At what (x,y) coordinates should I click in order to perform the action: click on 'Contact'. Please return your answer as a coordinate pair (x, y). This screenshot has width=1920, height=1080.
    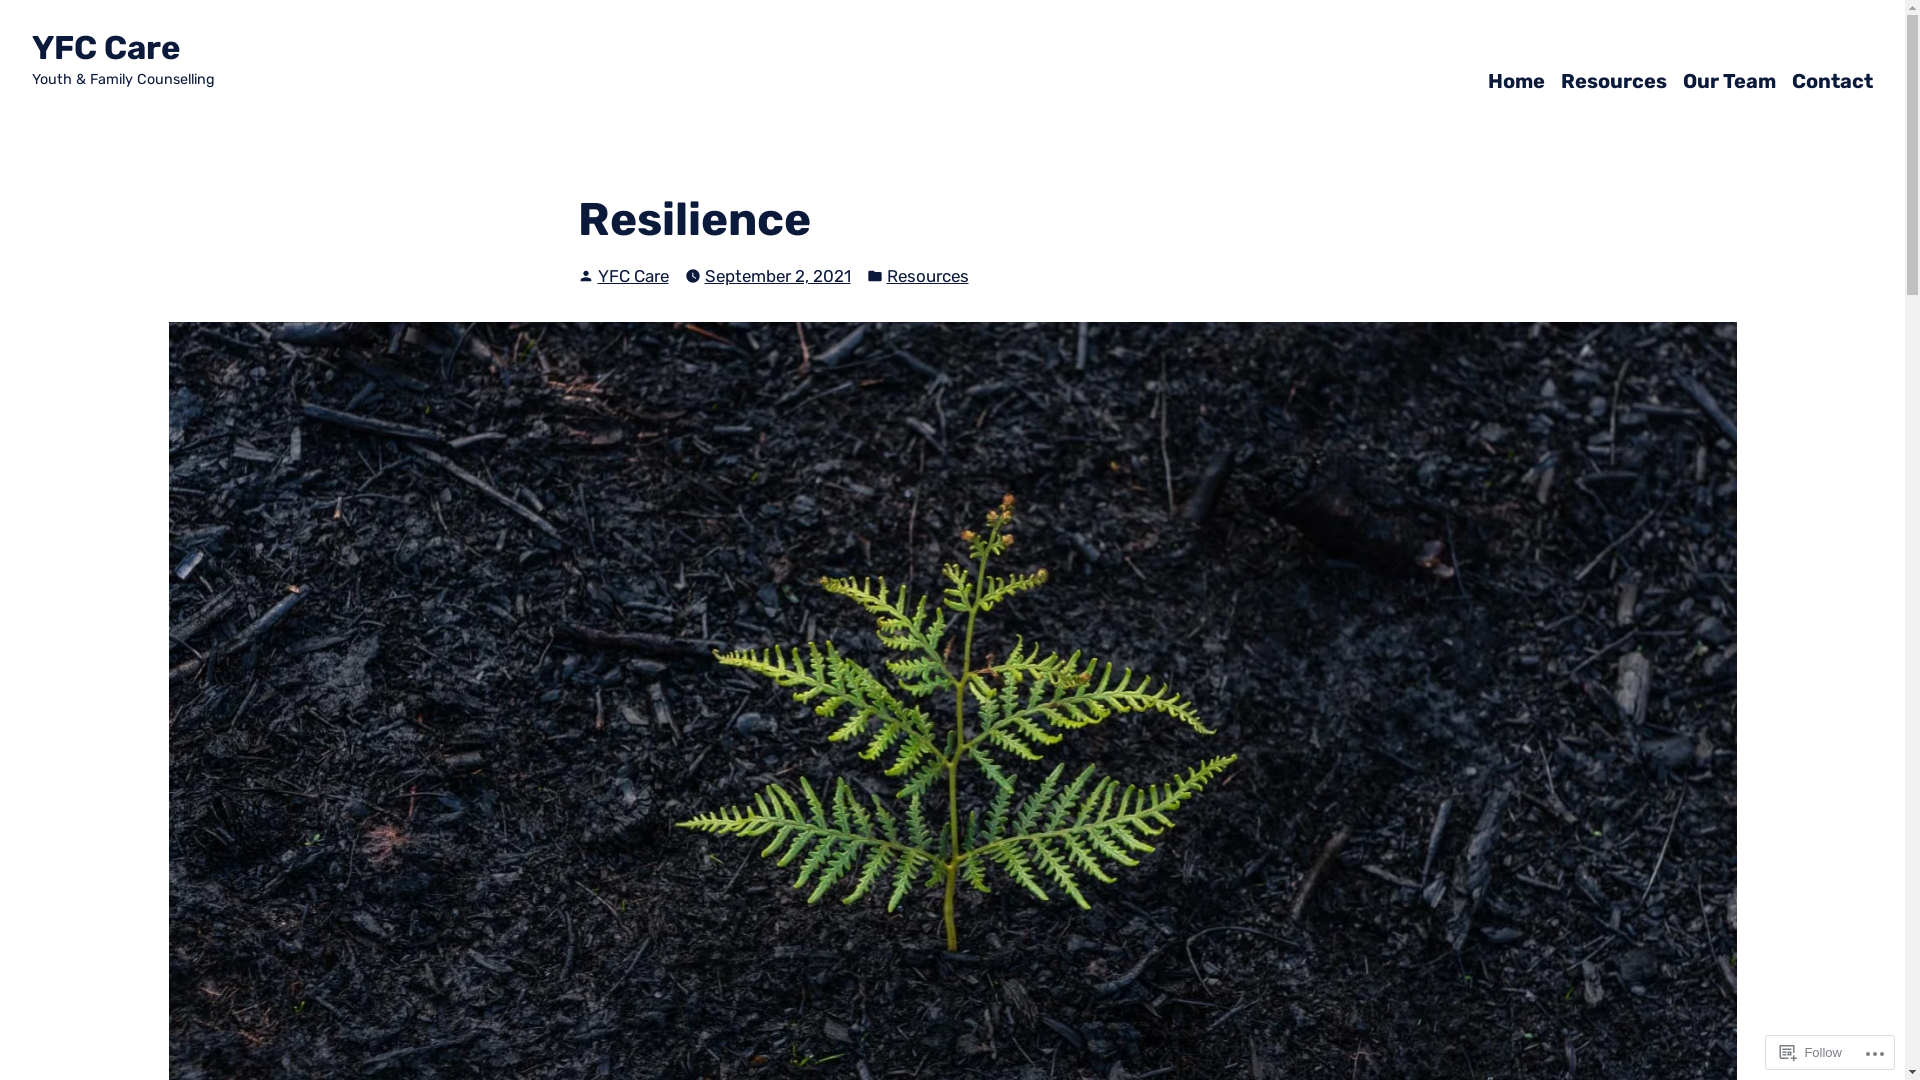
    Looking at the image, I should click on (1832, 79).